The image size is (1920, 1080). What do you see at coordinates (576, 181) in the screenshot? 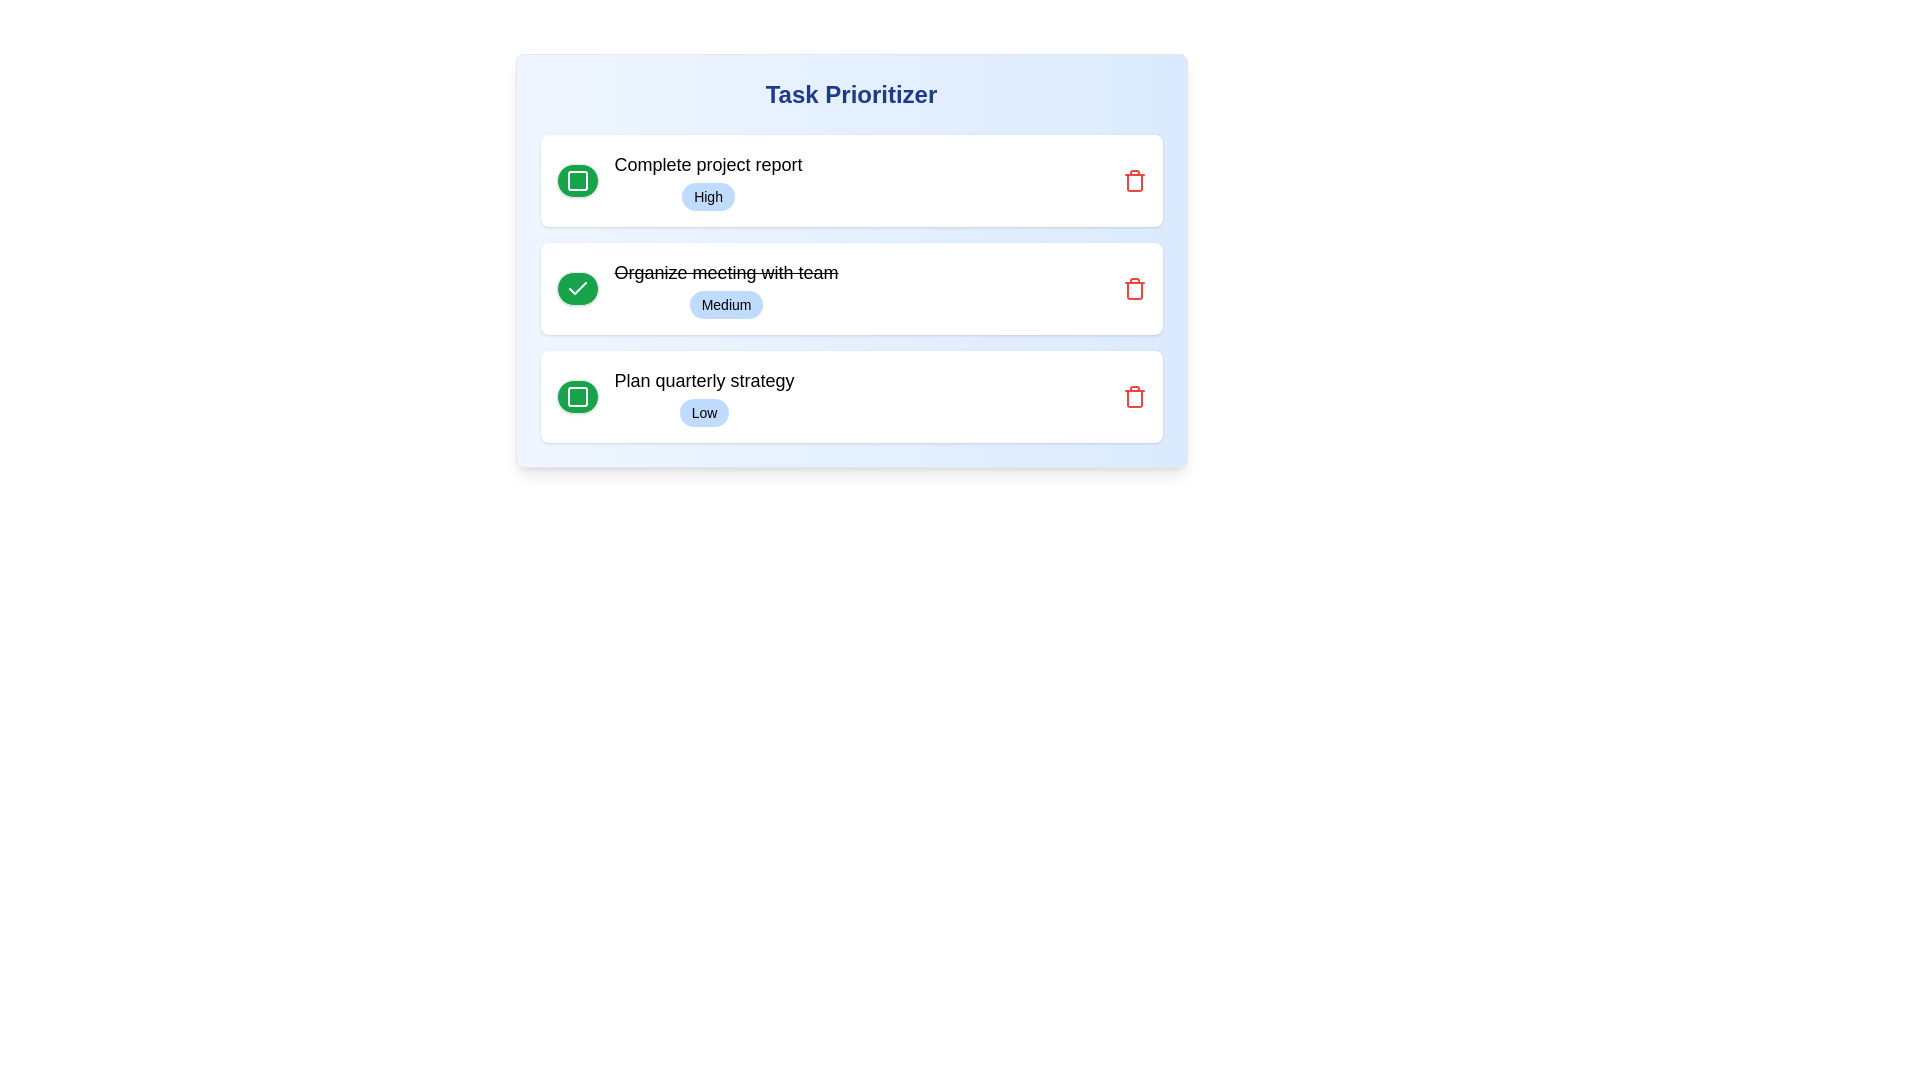
I see `the green rounded square icon that is the first icon in the task labeled 'Complete project report', located in the uppermost task row` at bounding box center [576, 181].